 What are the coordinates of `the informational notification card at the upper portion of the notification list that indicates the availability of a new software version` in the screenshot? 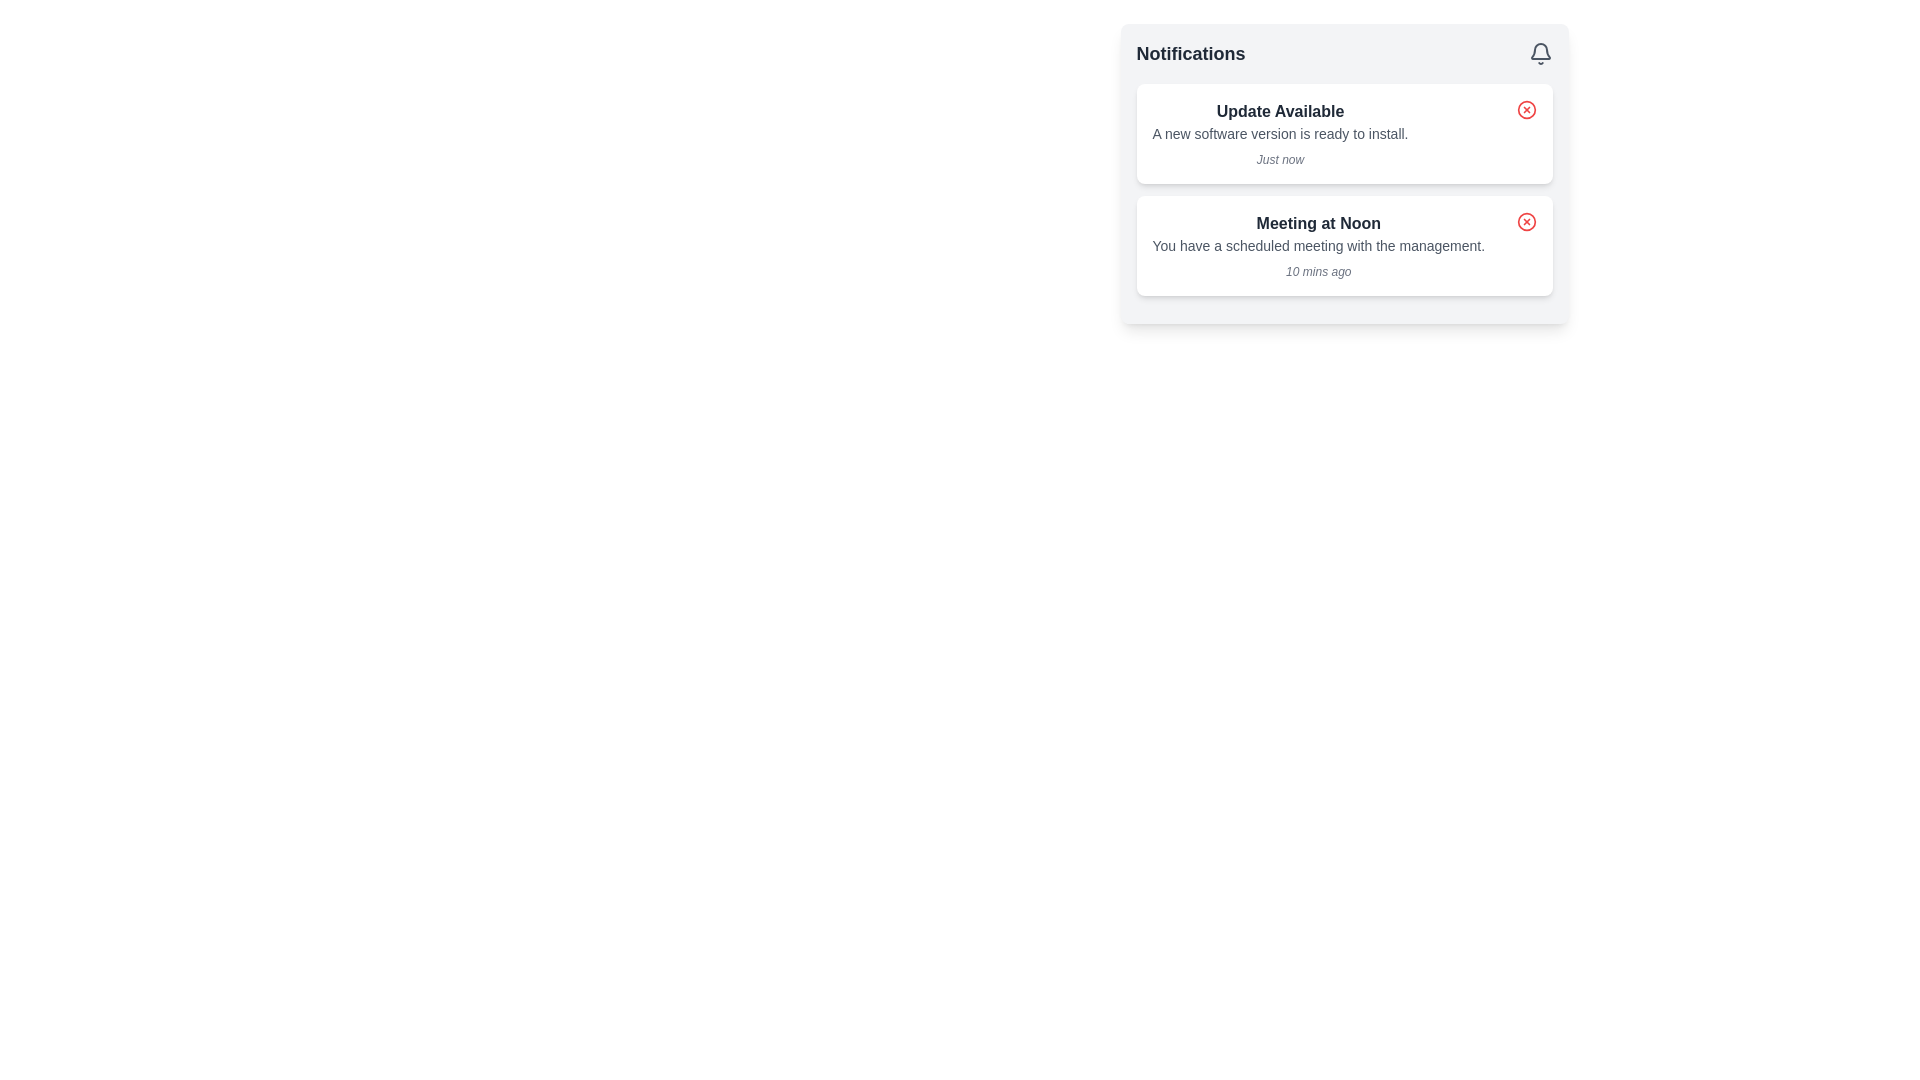 It's located at (1280, 134).